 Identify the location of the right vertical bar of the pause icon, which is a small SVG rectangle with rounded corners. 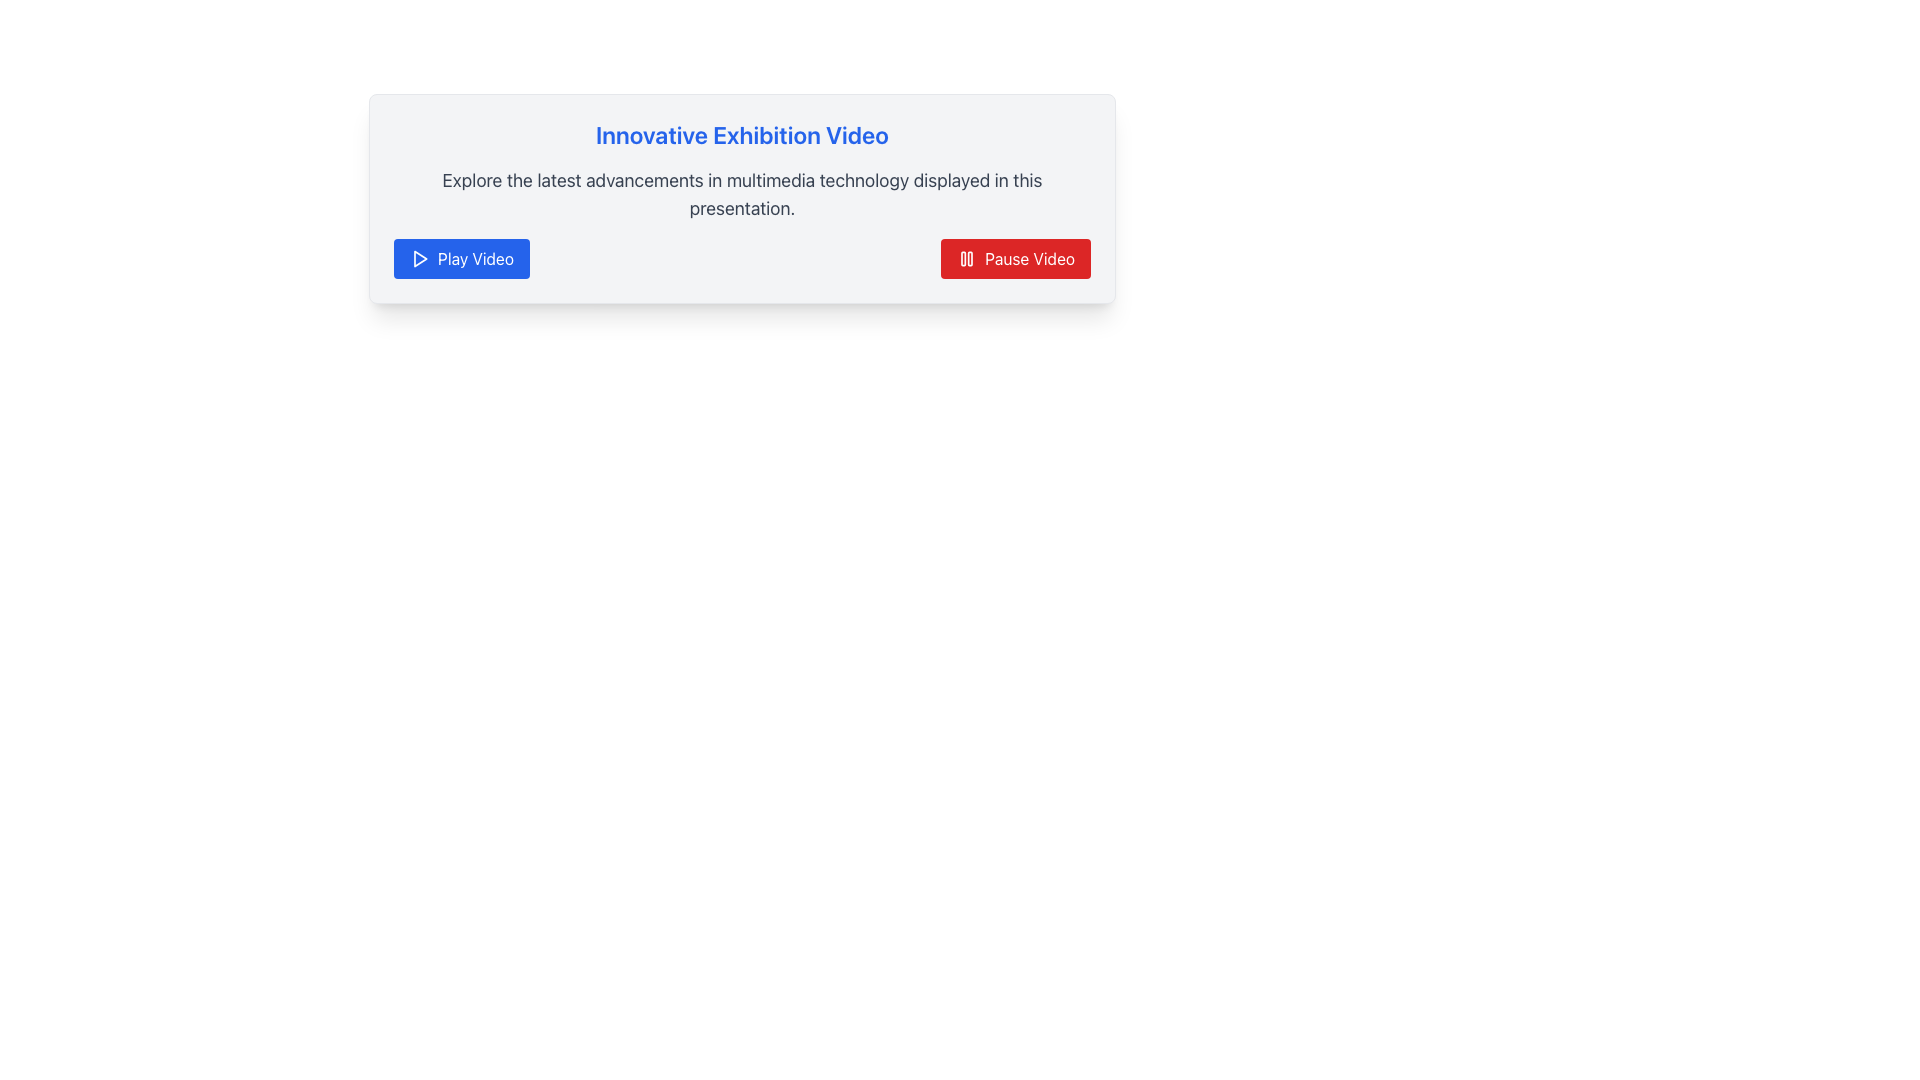
(970, 257).